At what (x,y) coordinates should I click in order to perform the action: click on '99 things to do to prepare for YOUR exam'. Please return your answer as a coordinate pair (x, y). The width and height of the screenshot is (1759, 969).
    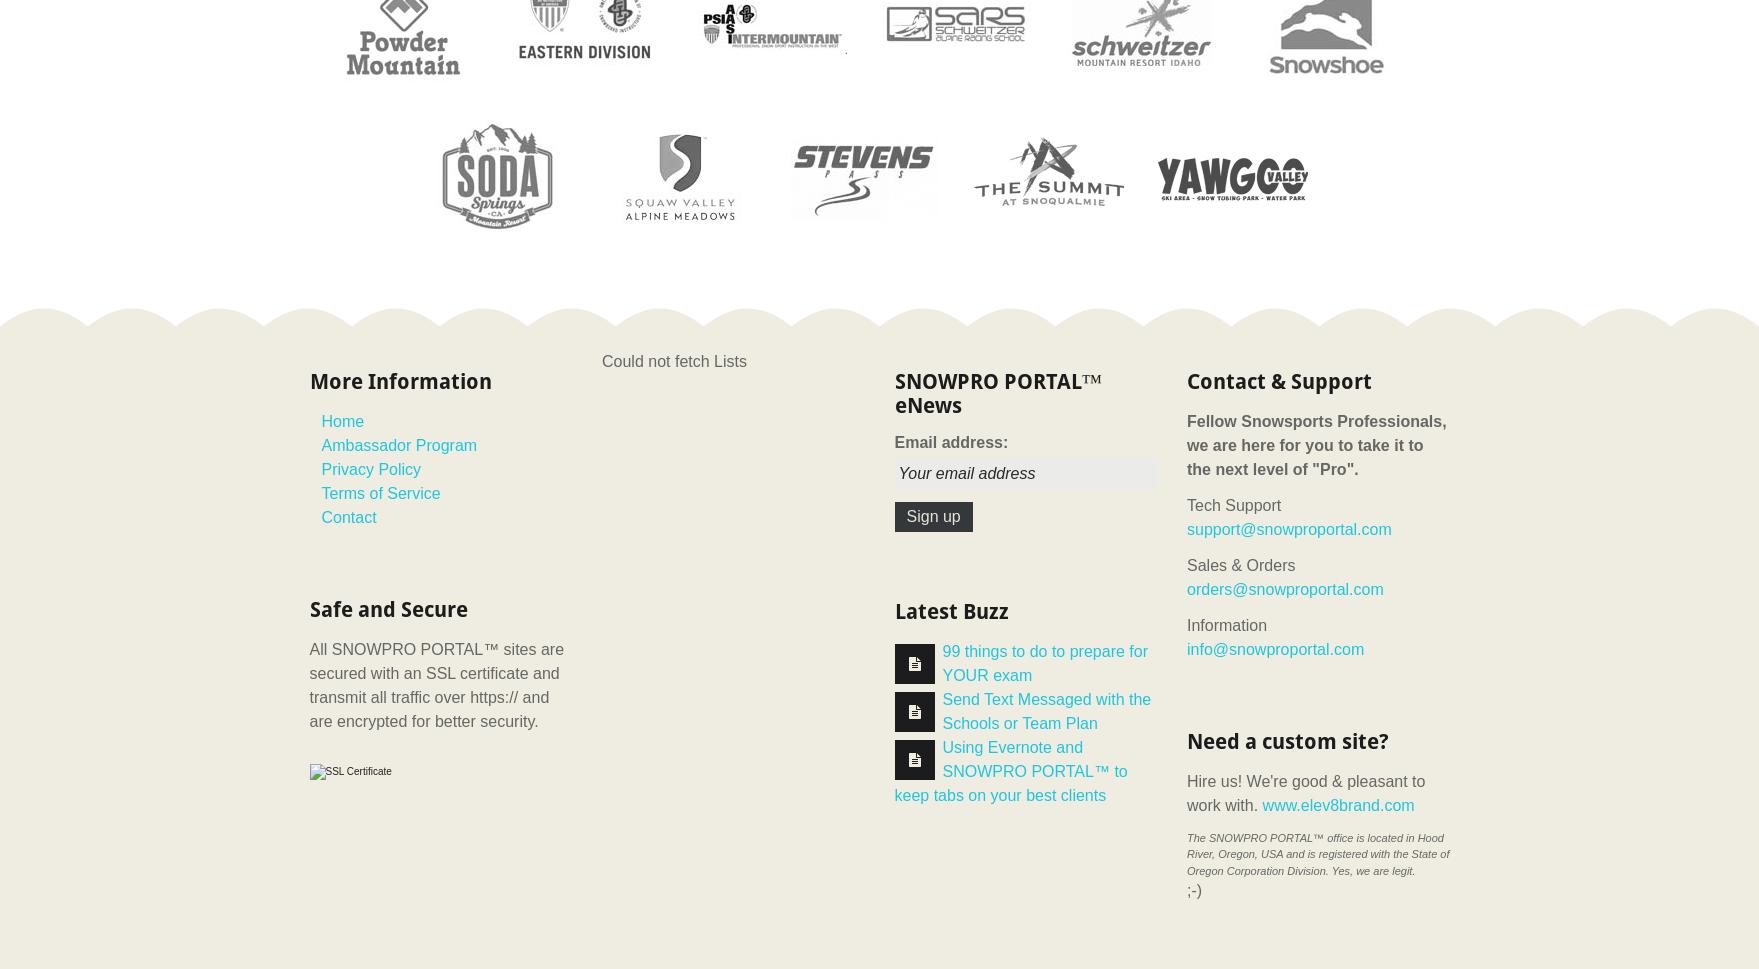
    Looking at the image, I should click on (1043, 661).